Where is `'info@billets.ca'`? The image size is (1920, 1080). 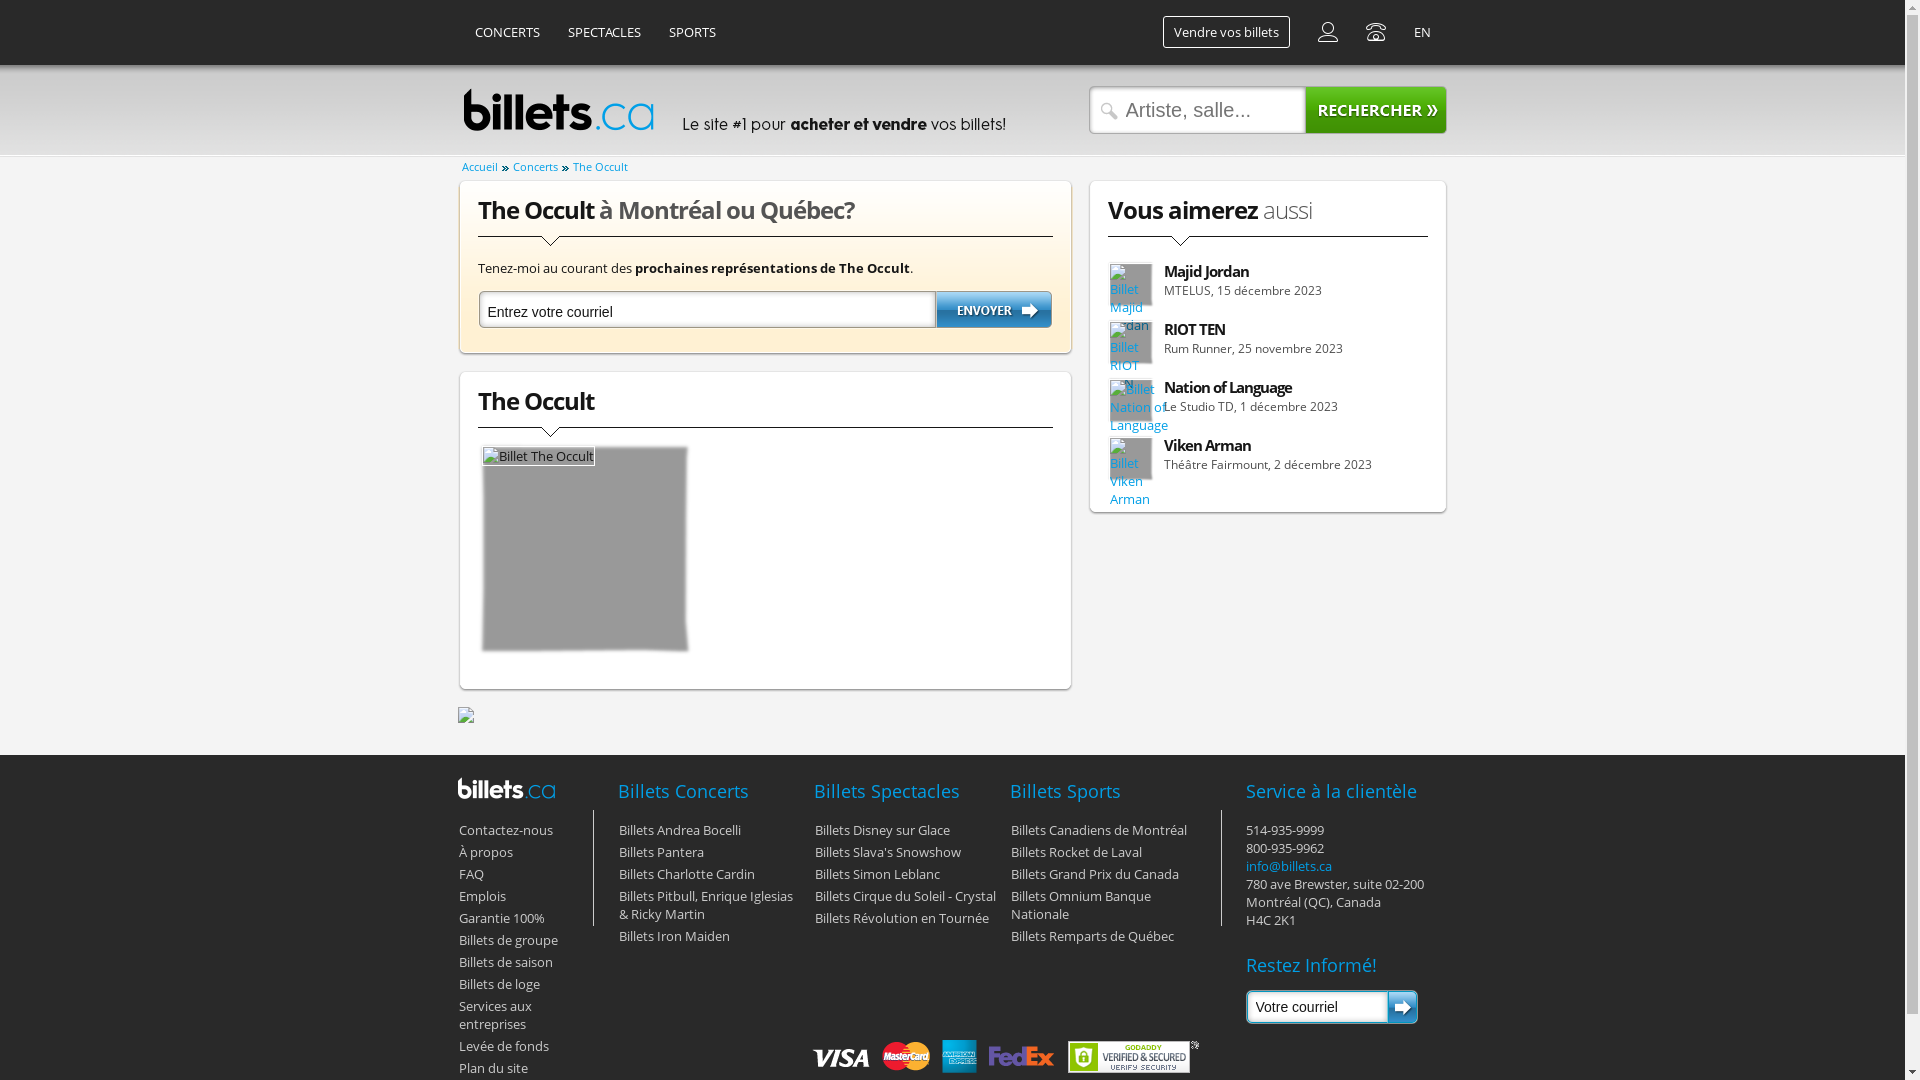 'info@billets.ca' is located at coordinates (1289, 865).